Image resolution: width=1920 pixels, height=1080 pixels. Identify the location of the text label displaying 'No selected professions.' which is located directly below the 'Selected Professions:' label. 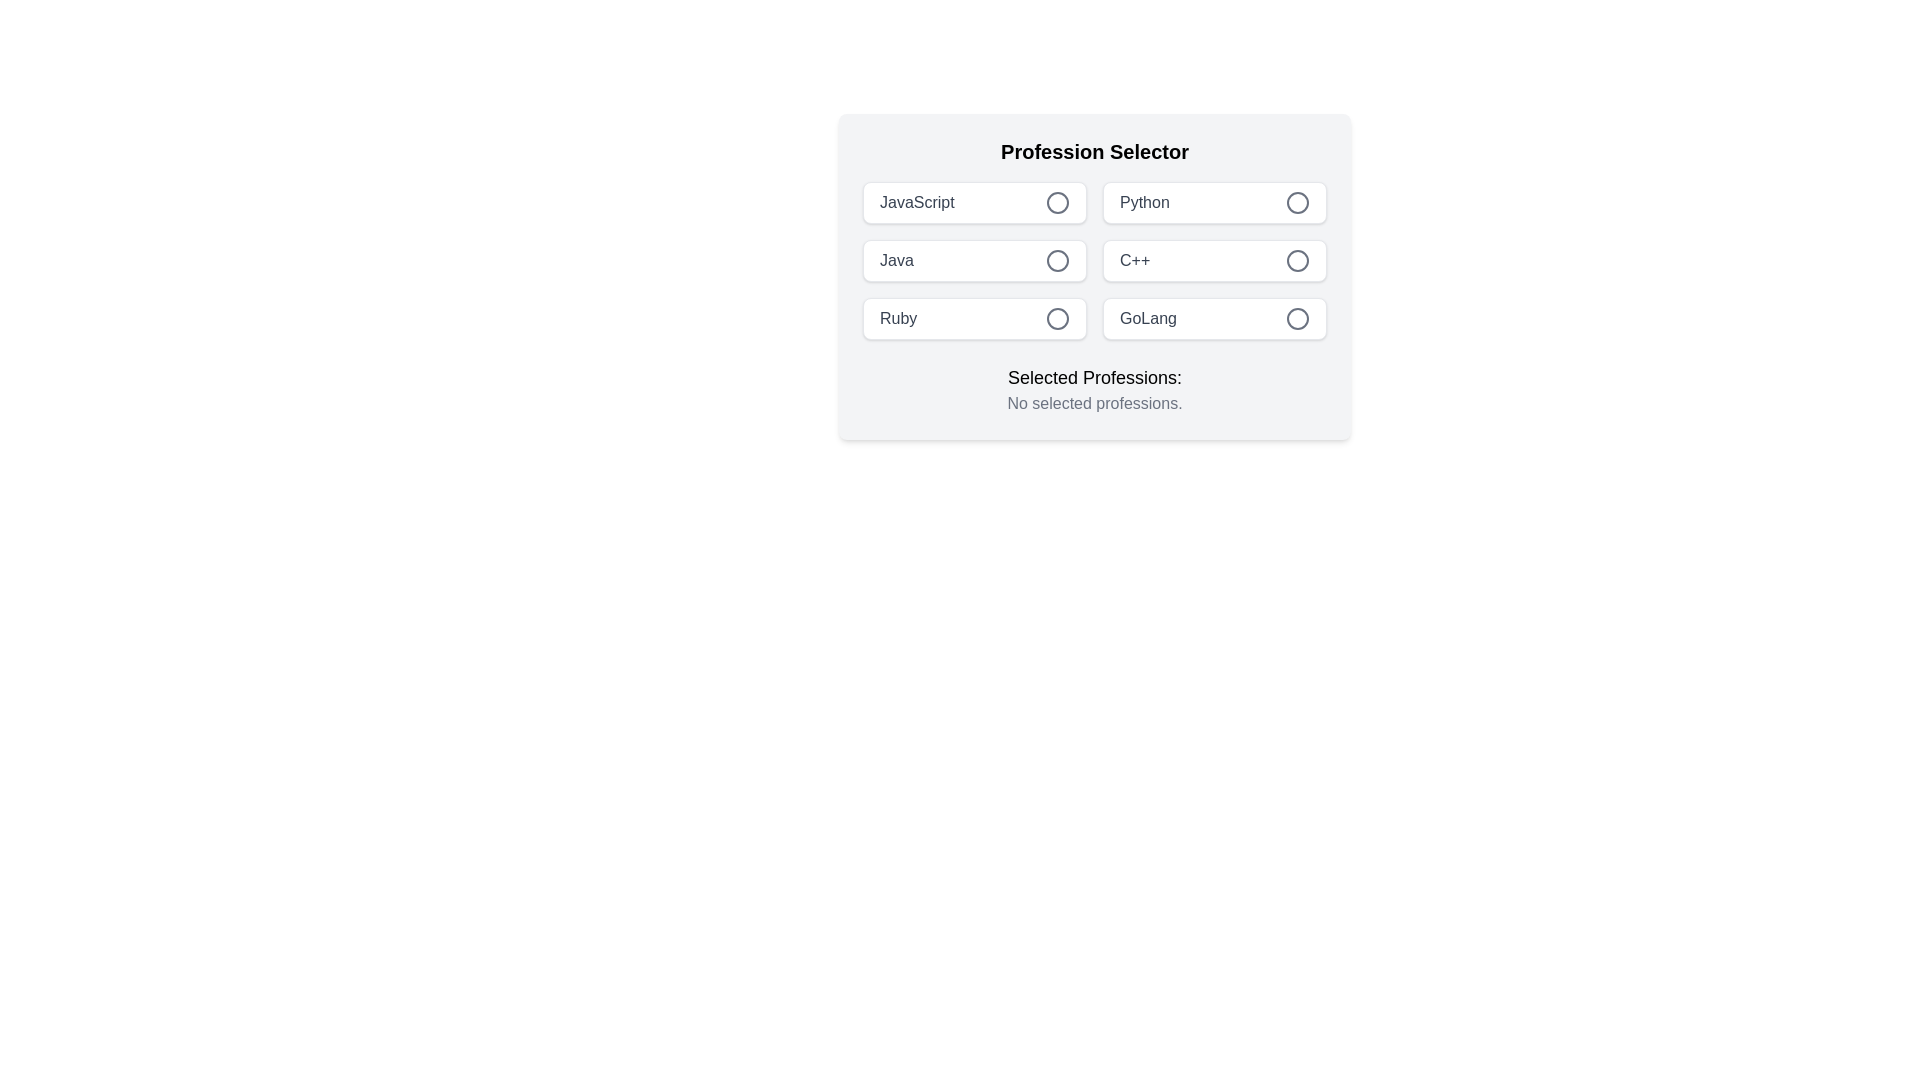
(1093, 404).